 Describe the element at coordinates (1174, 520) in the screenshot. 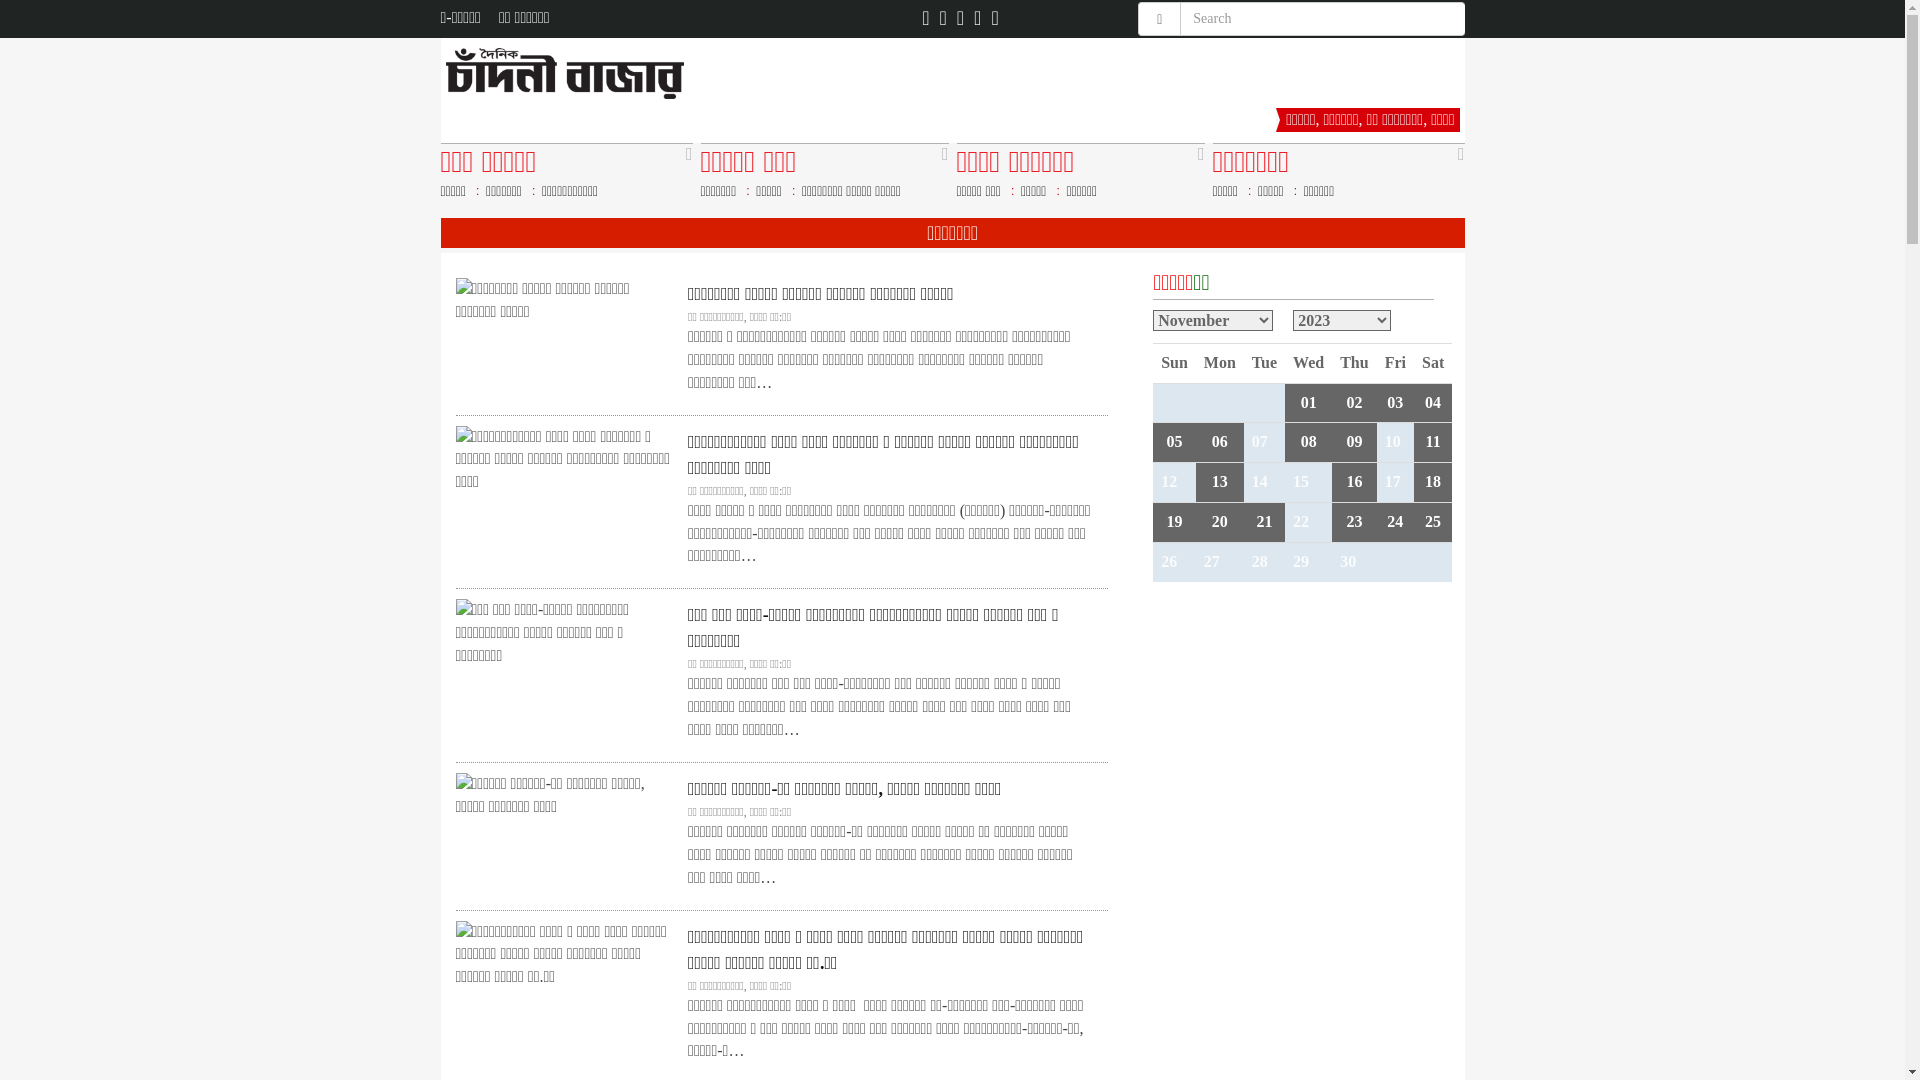

I see `'19'` at that location.